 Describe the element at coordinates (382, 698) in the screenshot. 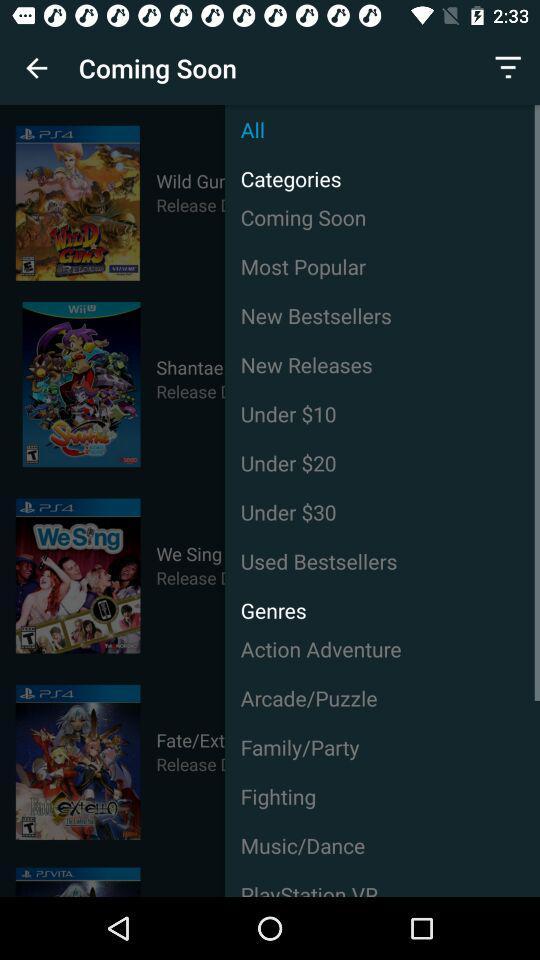

I see `the arcade/puzzle icon` at that location.